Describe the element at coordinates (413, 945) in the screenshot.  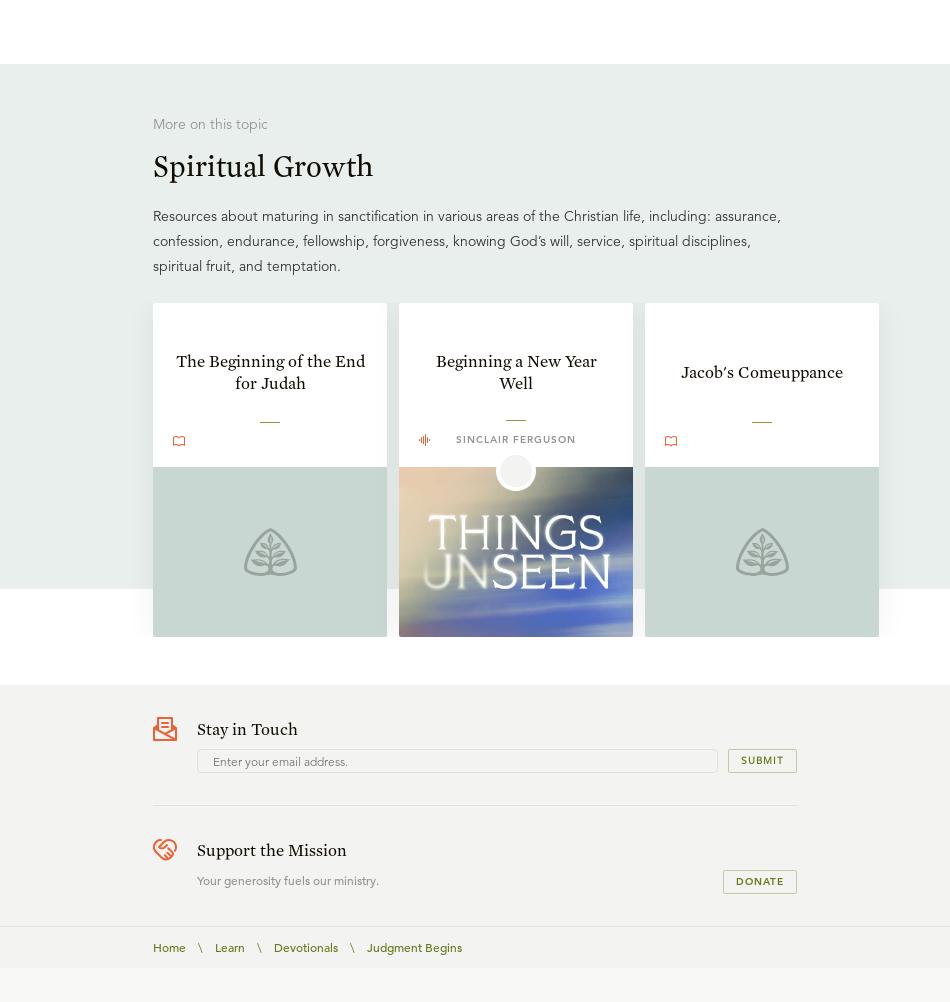
I see `'Judgment Begins'` at that location.